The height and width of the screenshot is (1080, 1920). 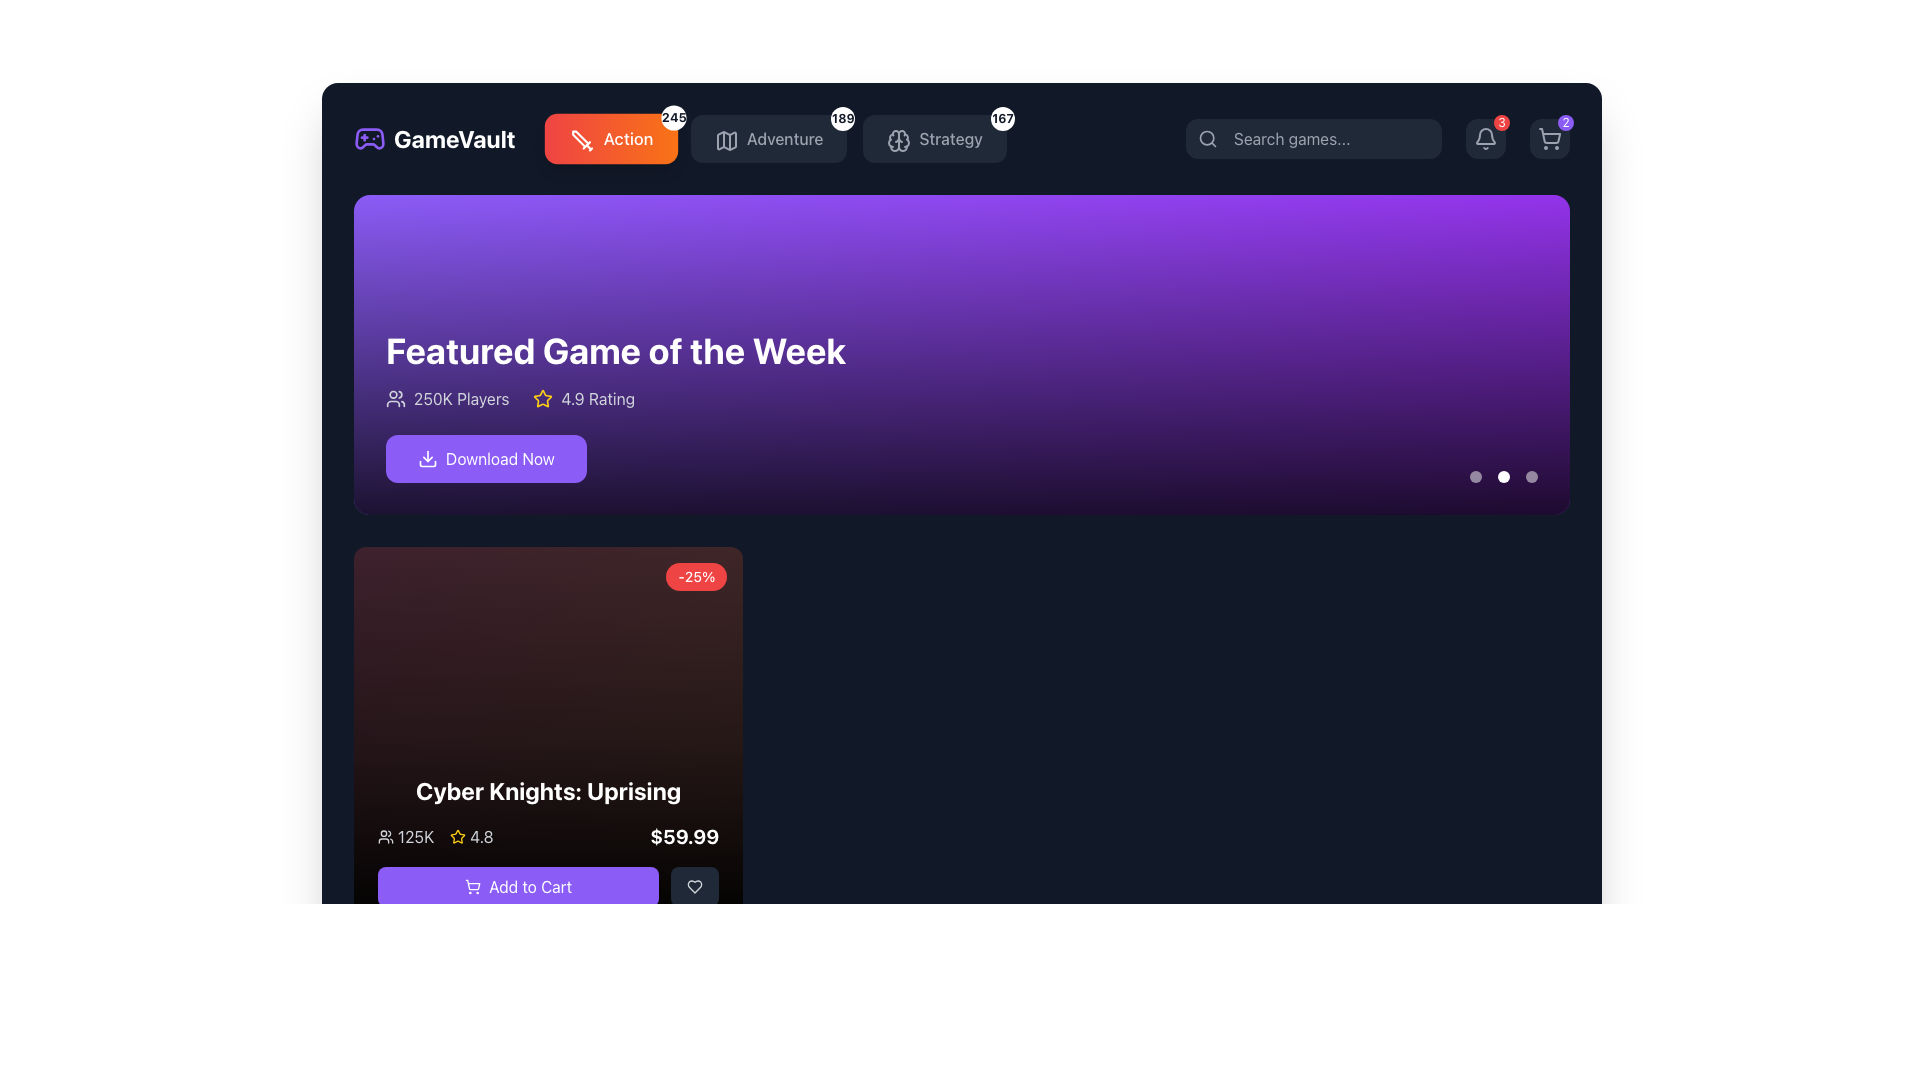 I want to click on the circular notification badge with a red background and white text displaying '3', located at the top-right corner of the bell icon in the navigation bar, so click(x=1502, y=123).